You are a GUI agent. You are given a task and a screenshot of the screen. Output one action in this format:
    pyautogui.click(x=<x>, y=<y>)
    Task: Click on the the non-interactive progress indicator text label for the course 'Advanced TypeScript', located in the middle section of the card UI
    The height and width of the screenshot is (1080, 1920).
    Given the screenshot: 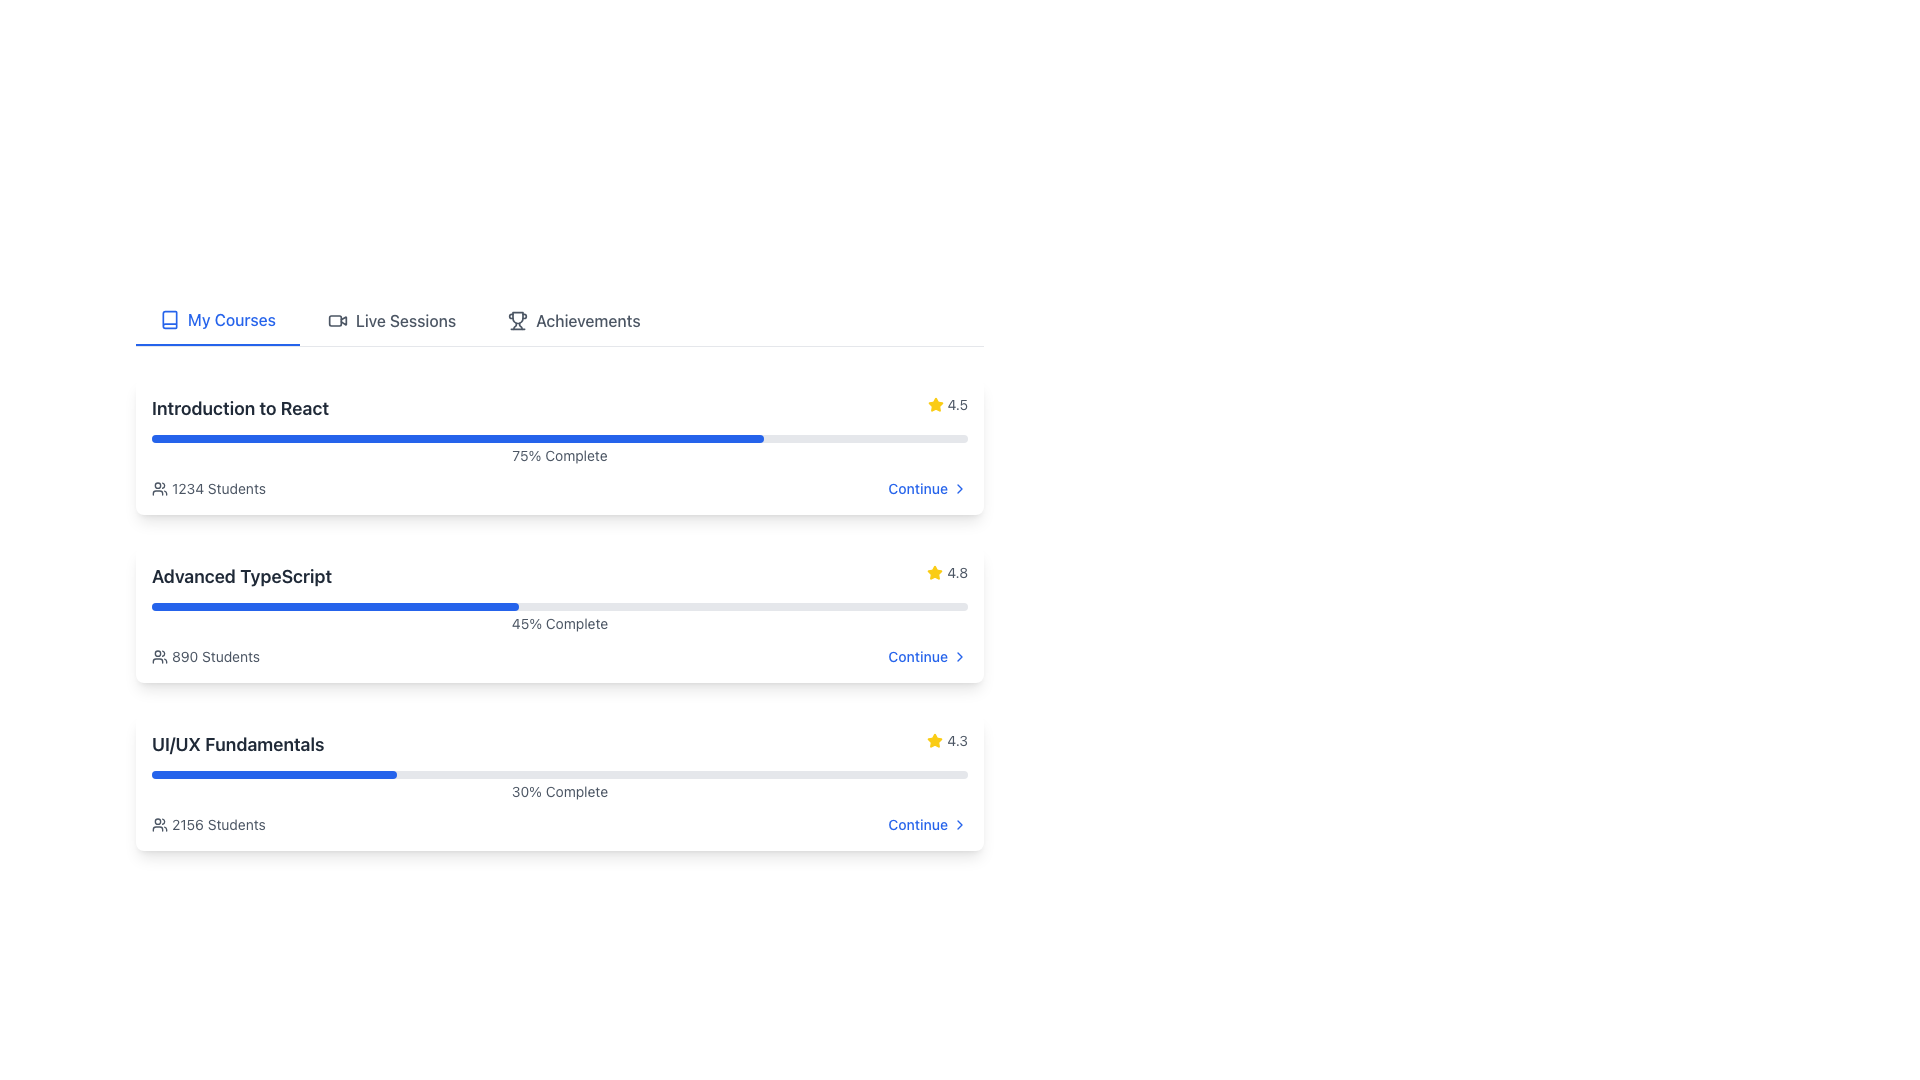 What is the action you would take?
    pyautogui.click(x=560, y=617)
    